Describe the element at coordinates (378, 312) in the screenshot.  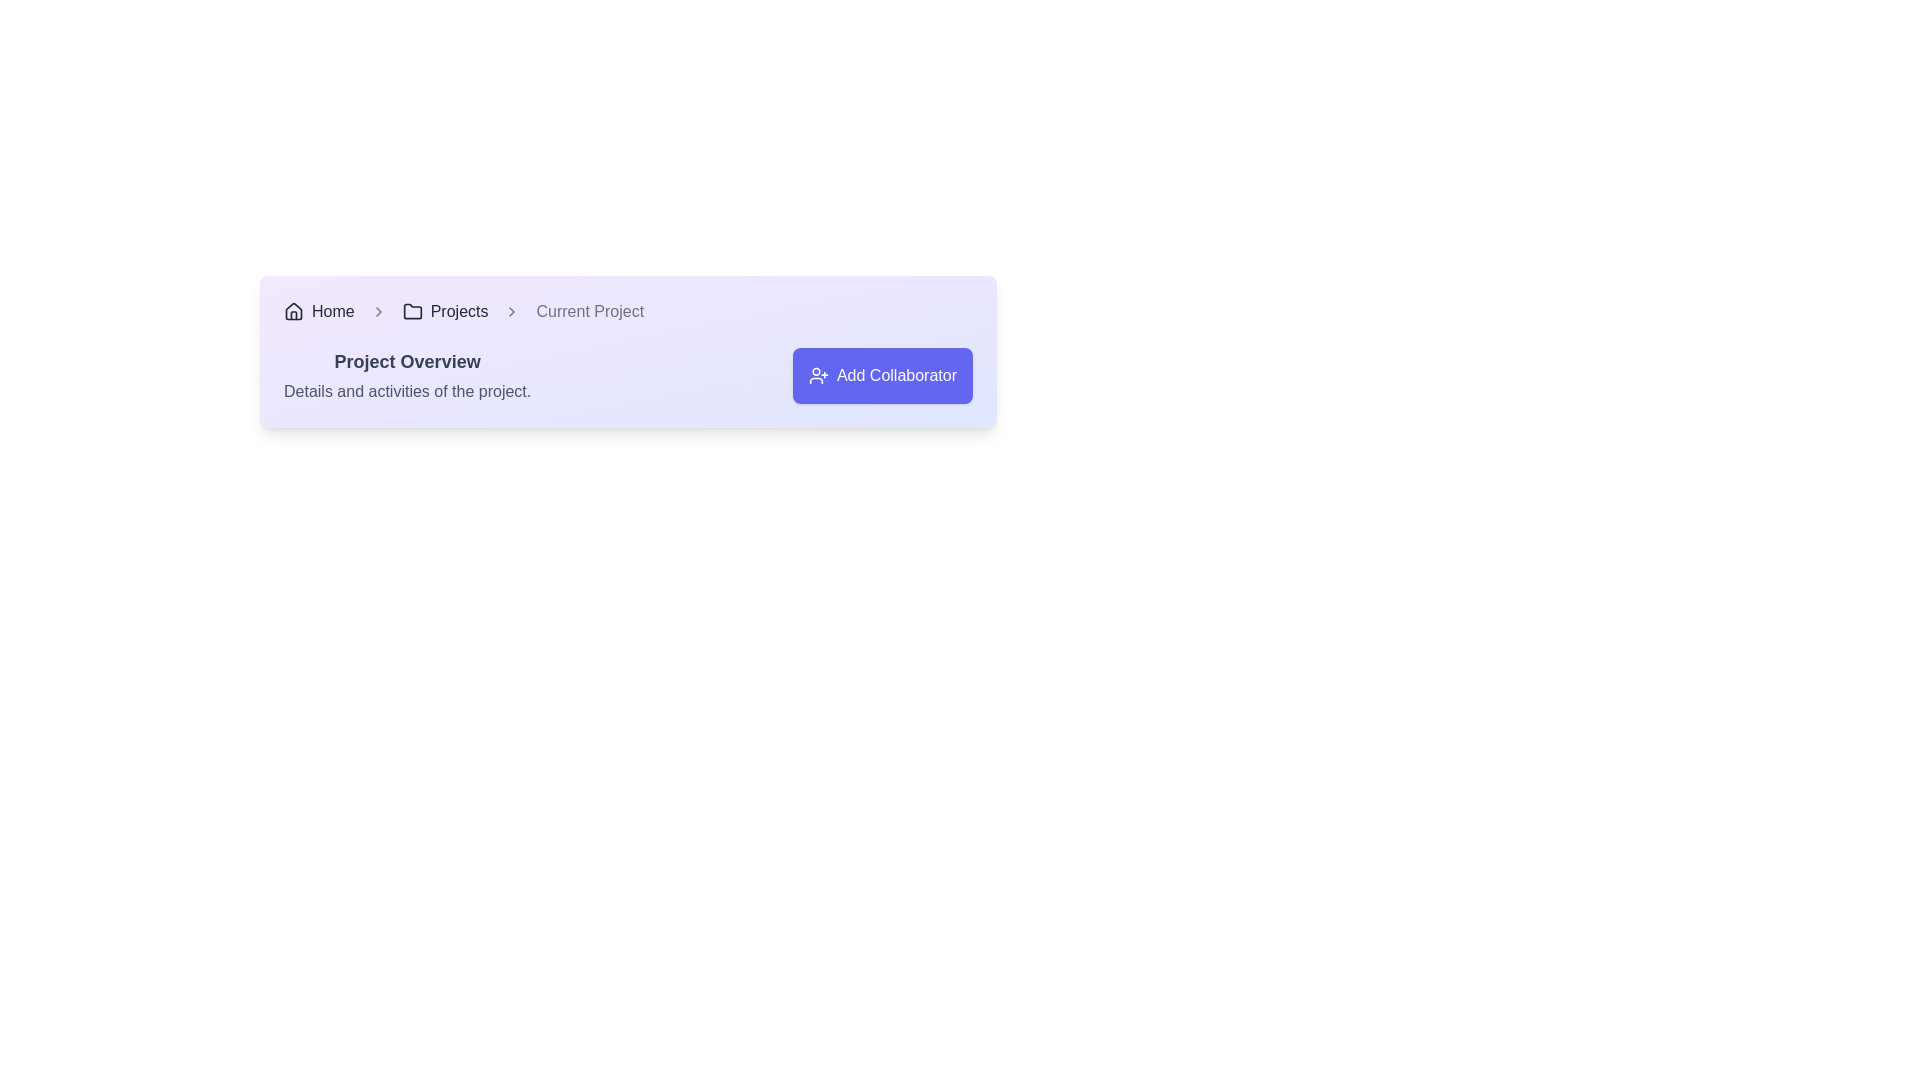
I see `the right-pointing chevron icon in the breadcrumb navigation located between 'Home' and 'Projects'` at that location.